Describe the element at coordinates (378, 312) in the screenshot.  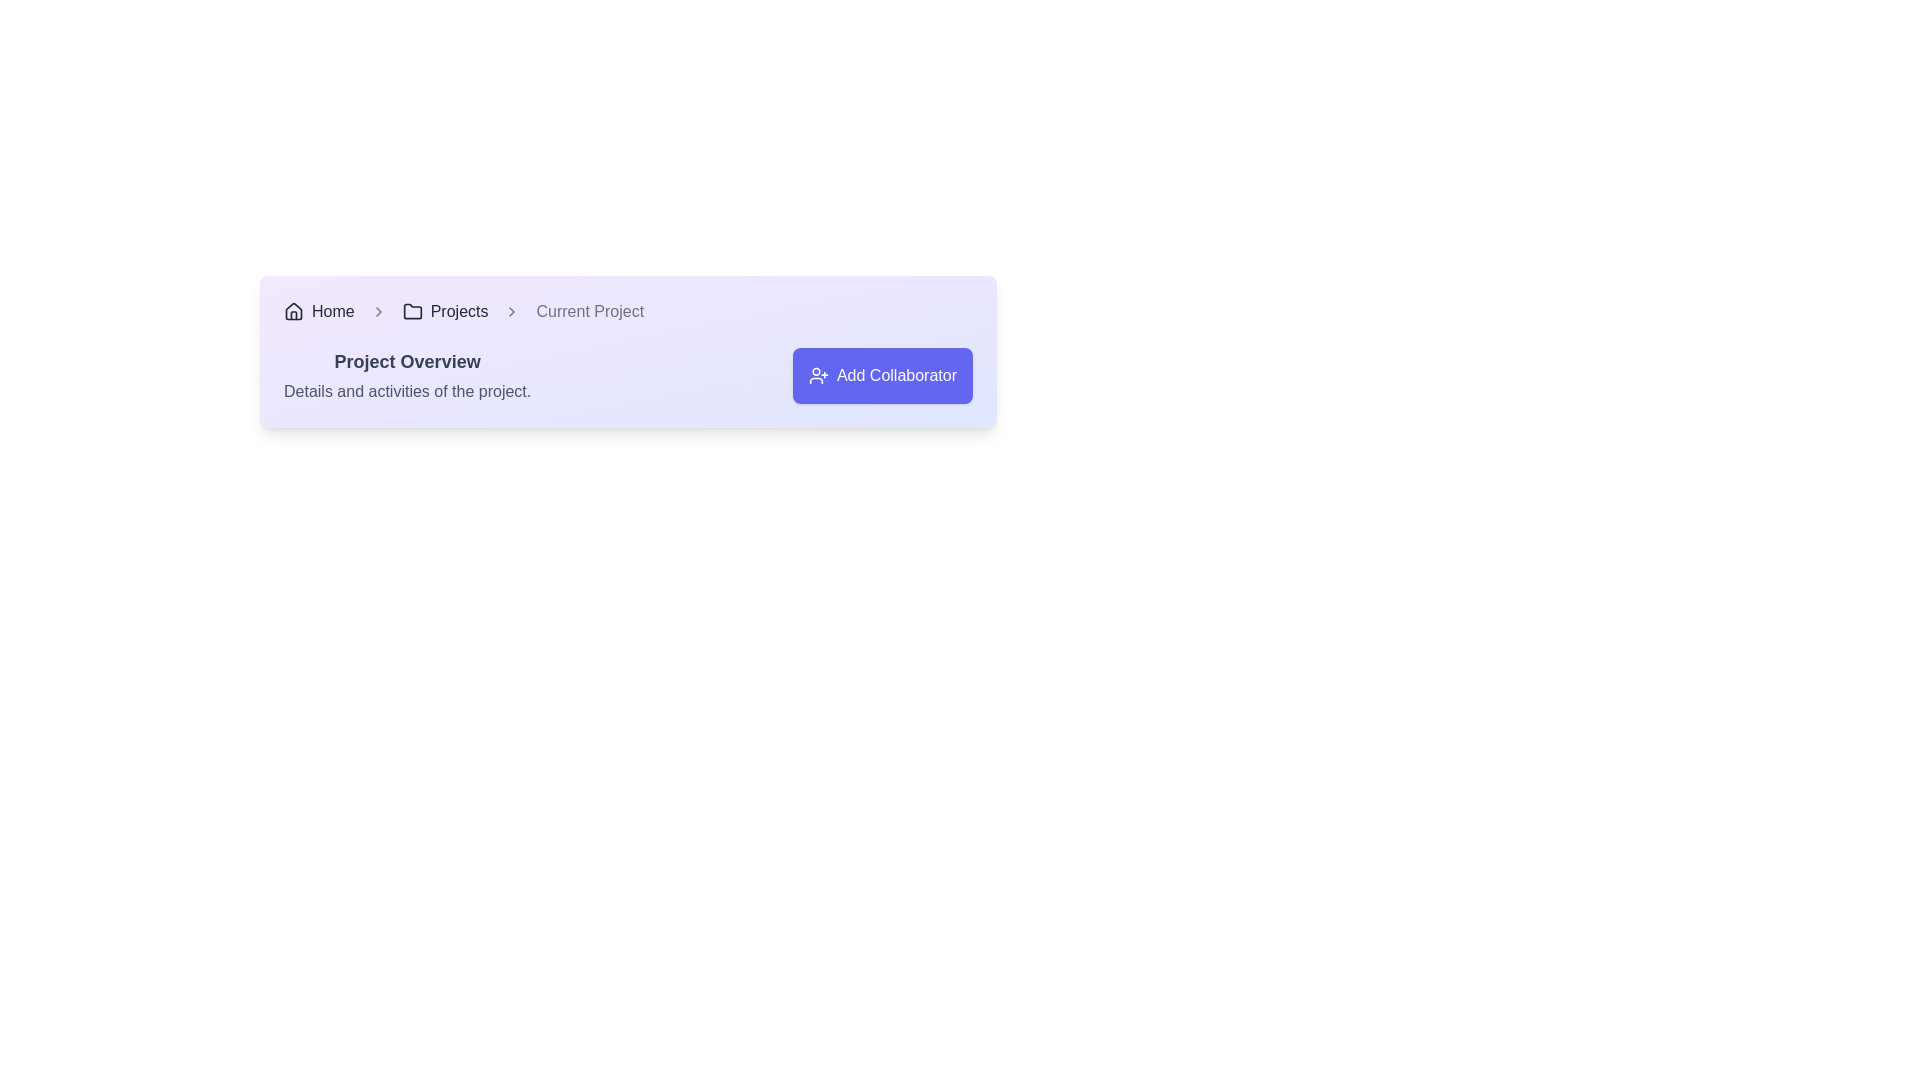
I see `the right-pointing chevron icon in the breadcrumb navigation located between 'Home' and 'Projects'` at that location.